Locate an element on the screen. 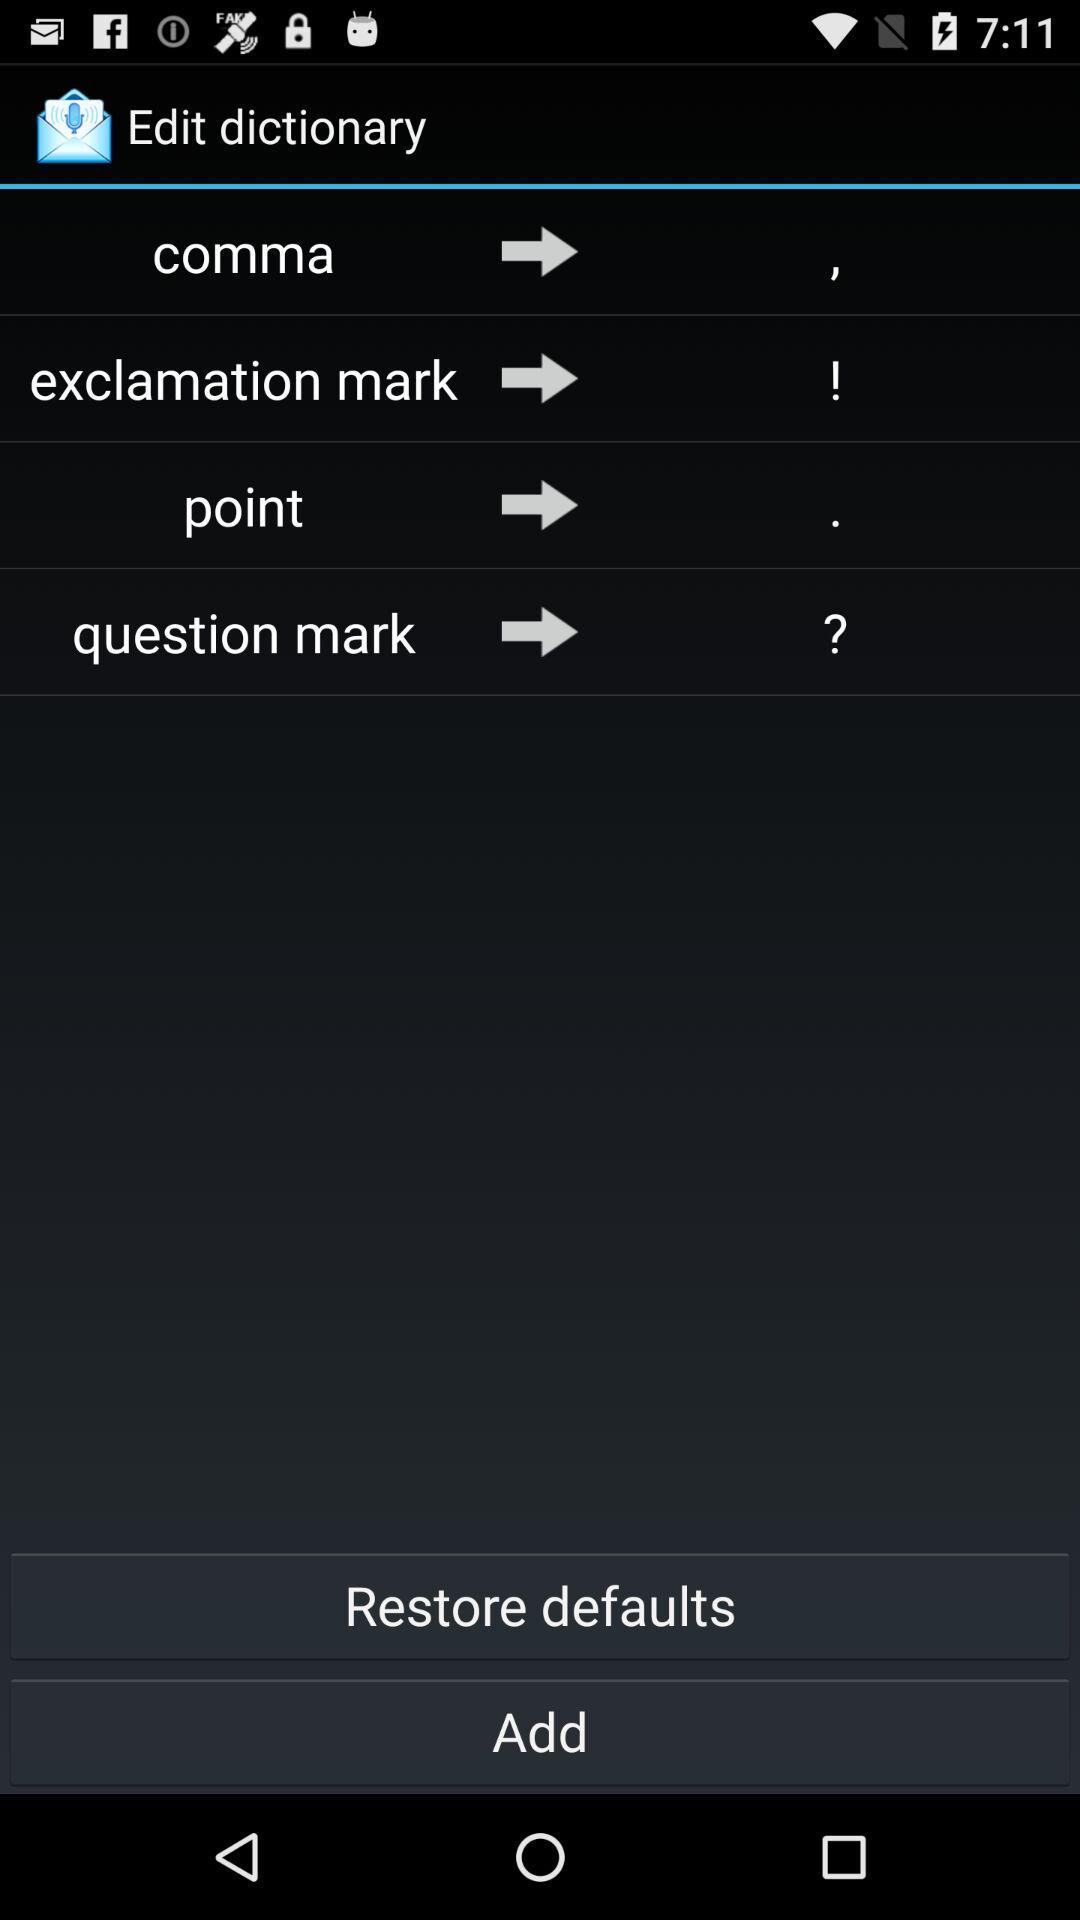 The height and width of the screenshot is (1920, 1080). the question mark item is located at coordinates (243, 630).